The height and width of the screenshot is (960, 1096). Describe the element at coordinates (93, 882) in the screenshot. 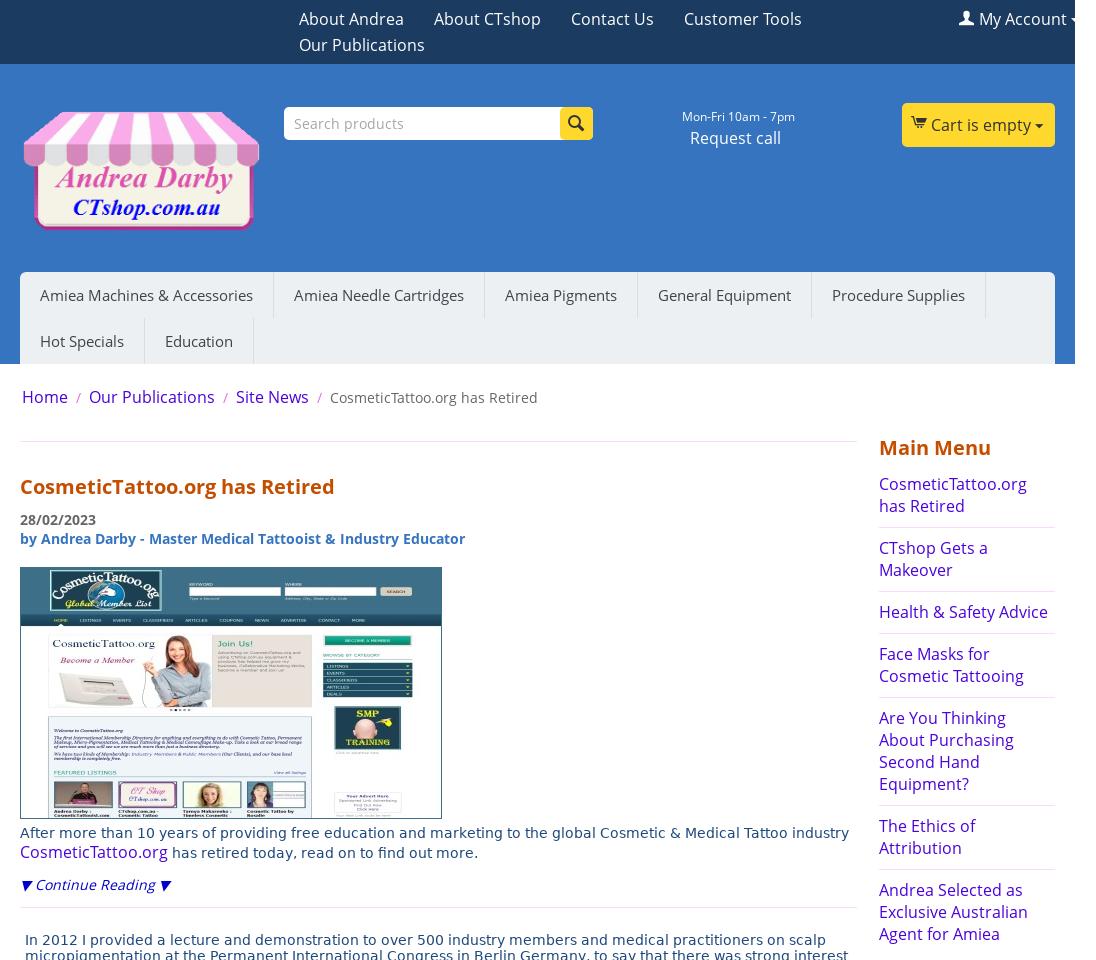

I see `'▼ Continue Reading ▼'` at that location.